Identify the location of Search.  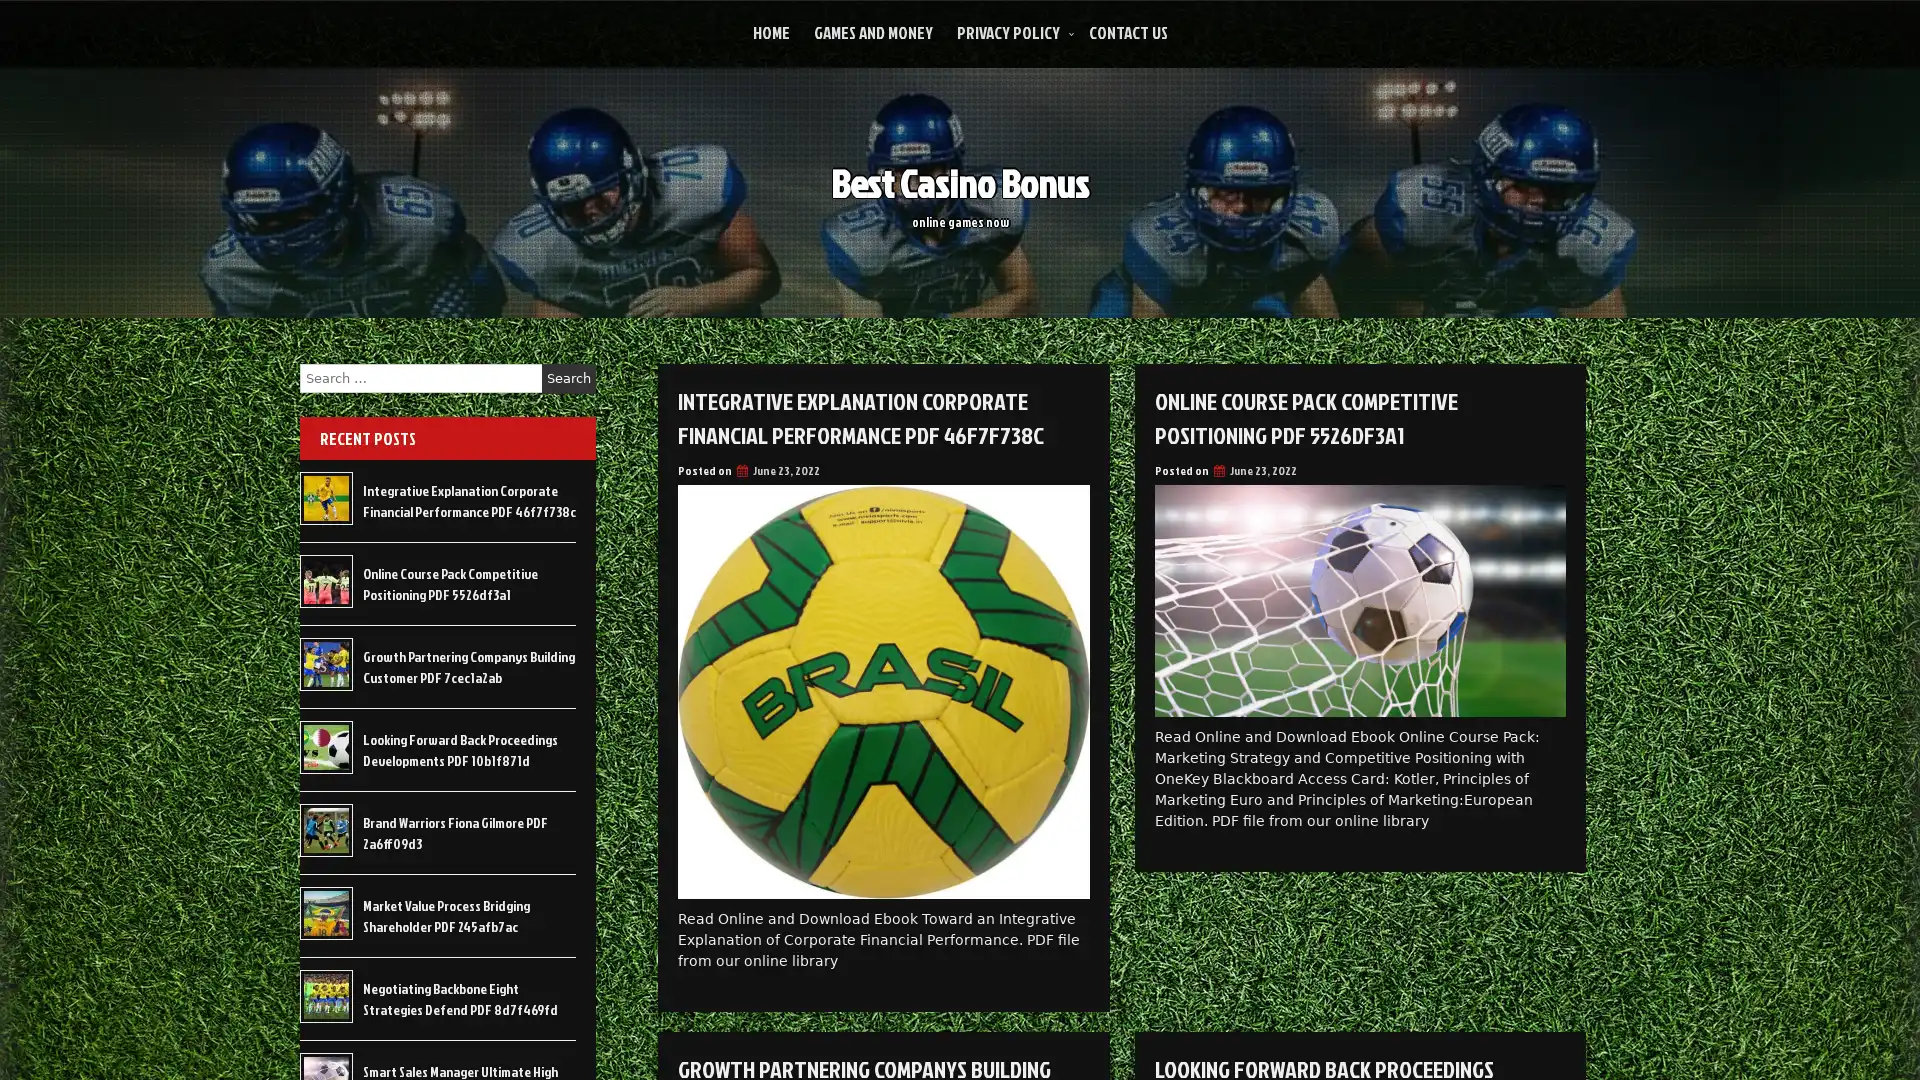
(568, 378).